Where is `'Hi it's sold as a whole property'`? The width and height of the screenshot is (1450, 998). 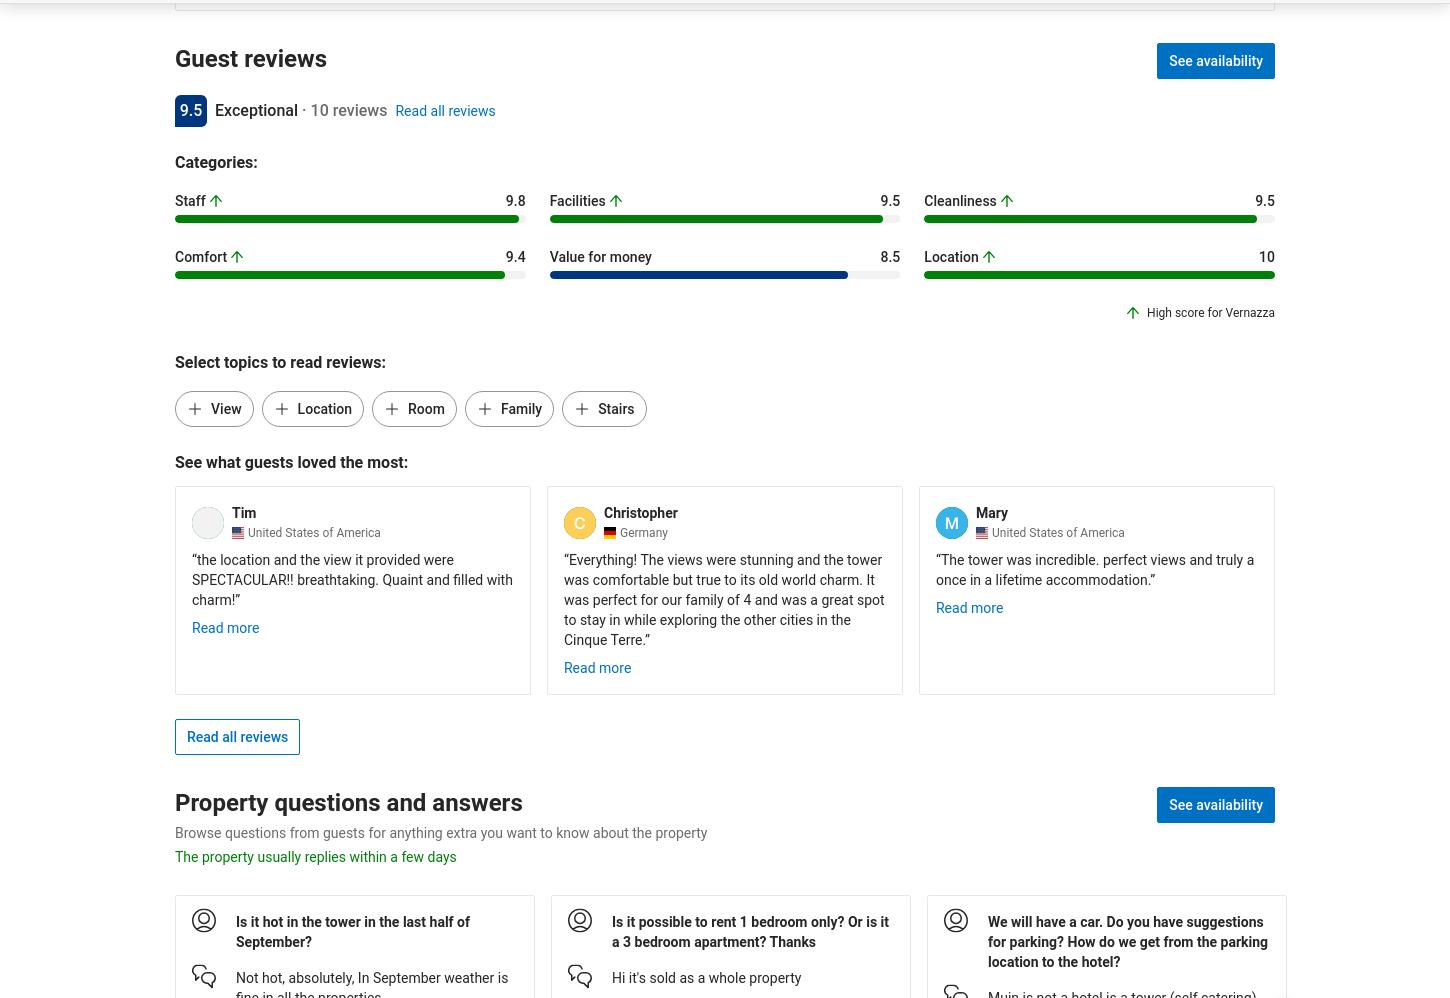 'Hi it's sold as a whole property' is located at coordinates (705, 977).